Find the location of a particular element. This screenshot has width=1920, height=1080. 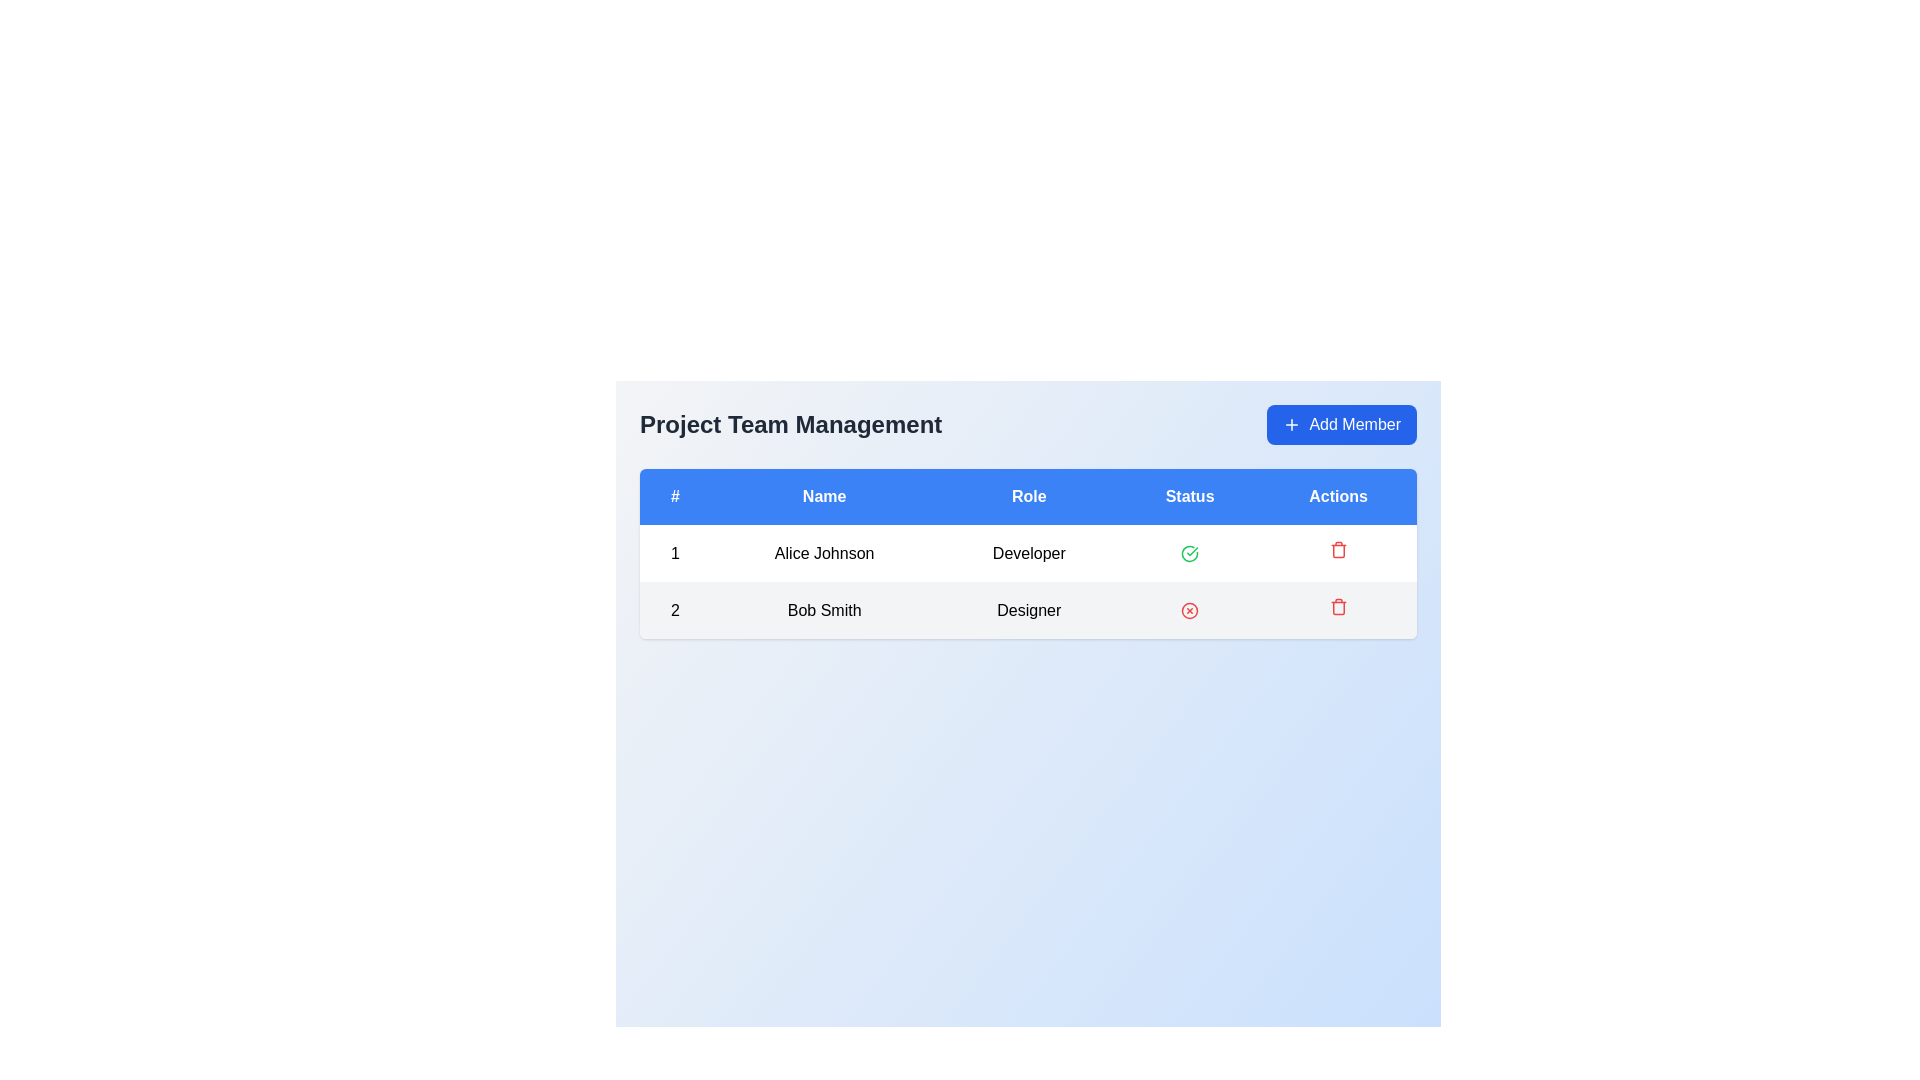

the negative status icon associated with 'Bob Smith' in the Actions column is located at coordinates (1190, 610).